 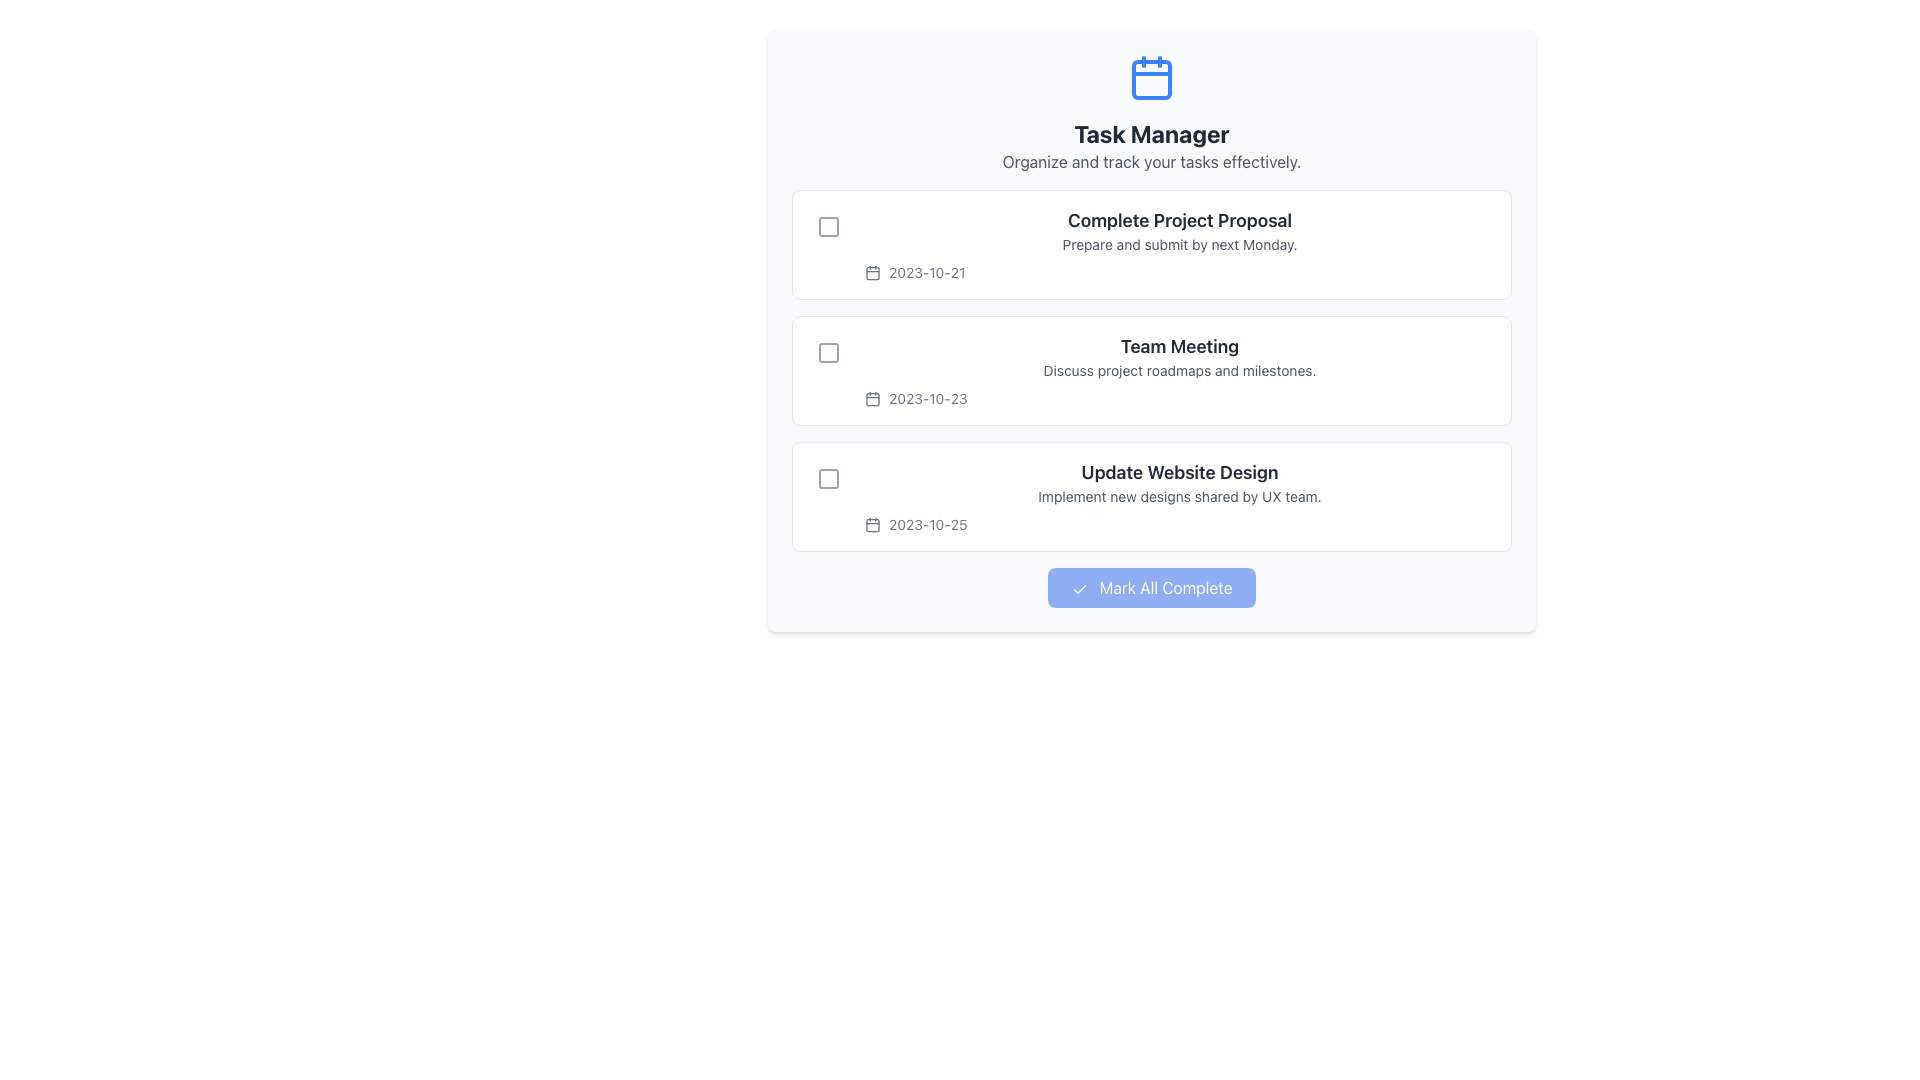 What do you see at coordinates (829, 226) in the screenshot?
I see `the checkbox to the left of the 'Complete Project Proposal' heading` at bounding box center [829, 226].